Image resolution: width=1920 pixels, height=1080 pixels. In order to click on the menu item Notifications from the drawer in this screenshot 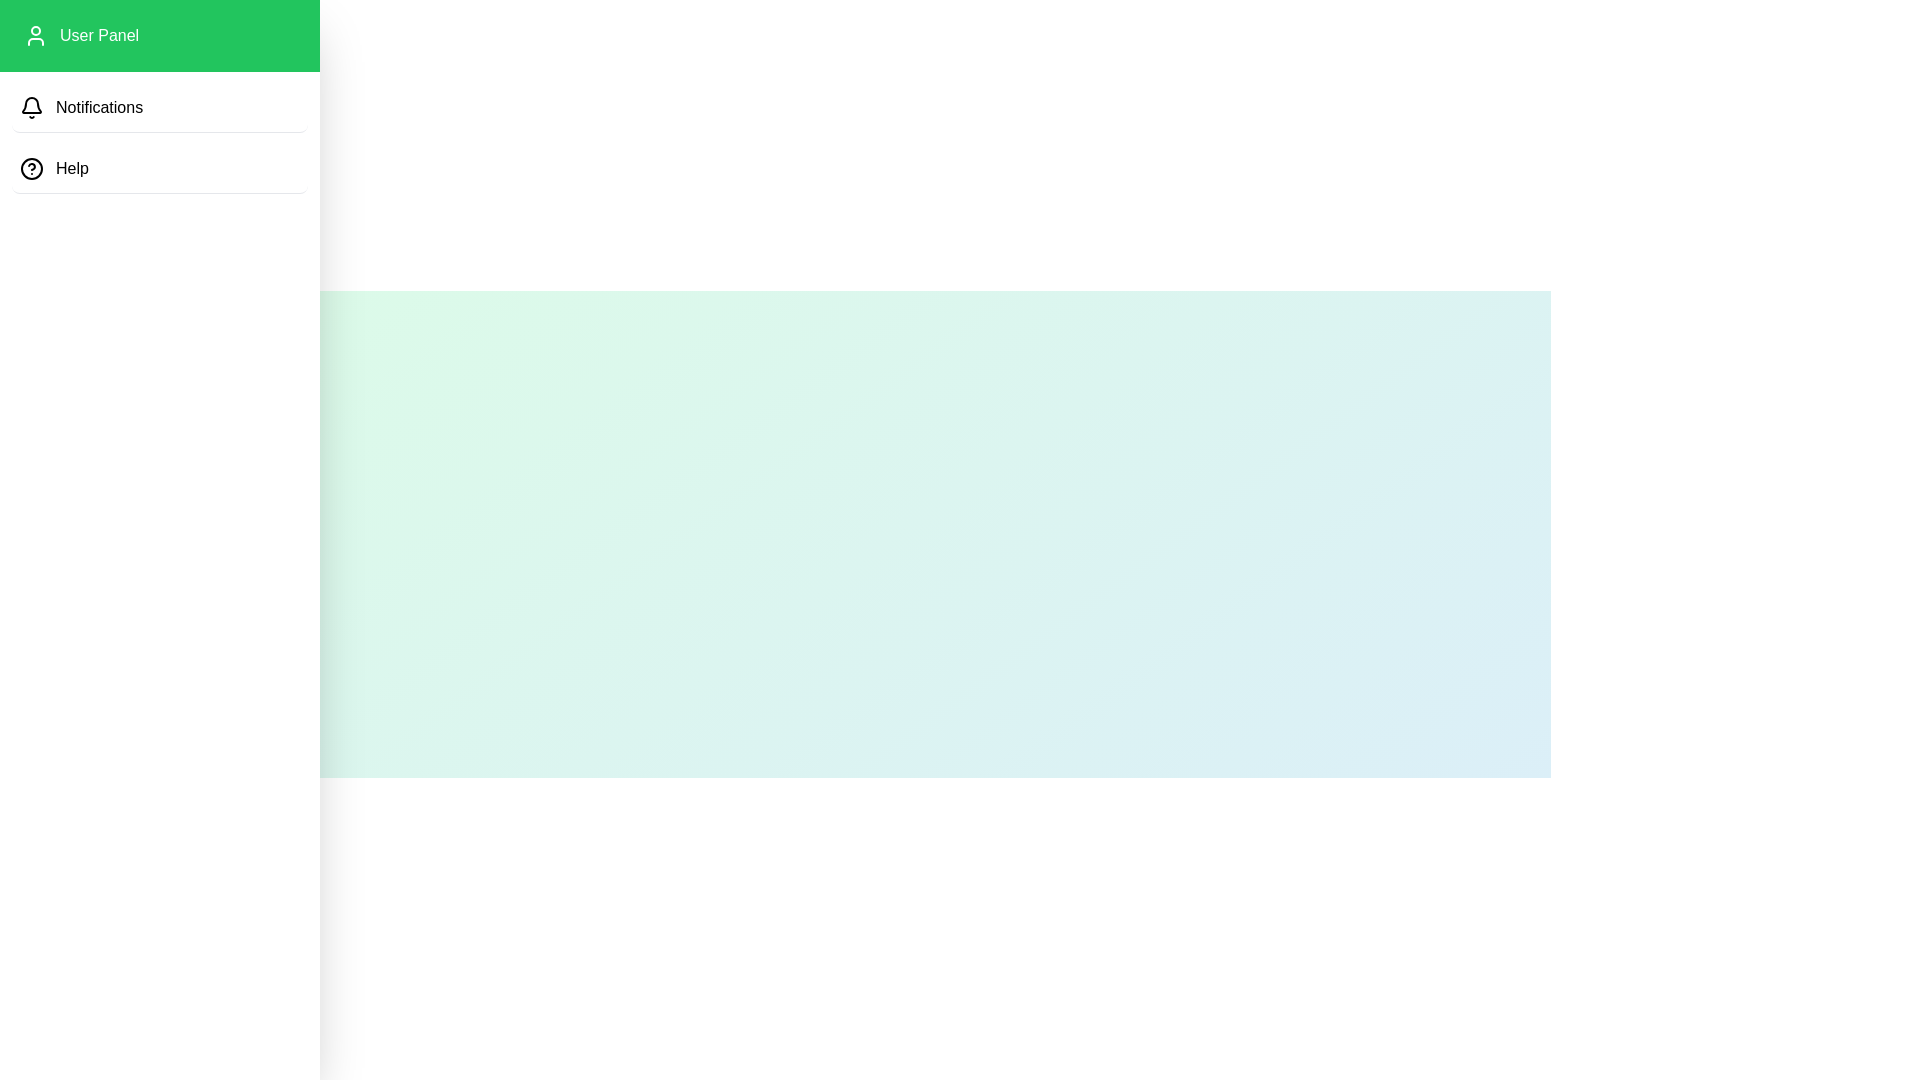, I will do `click(158, 108)`.